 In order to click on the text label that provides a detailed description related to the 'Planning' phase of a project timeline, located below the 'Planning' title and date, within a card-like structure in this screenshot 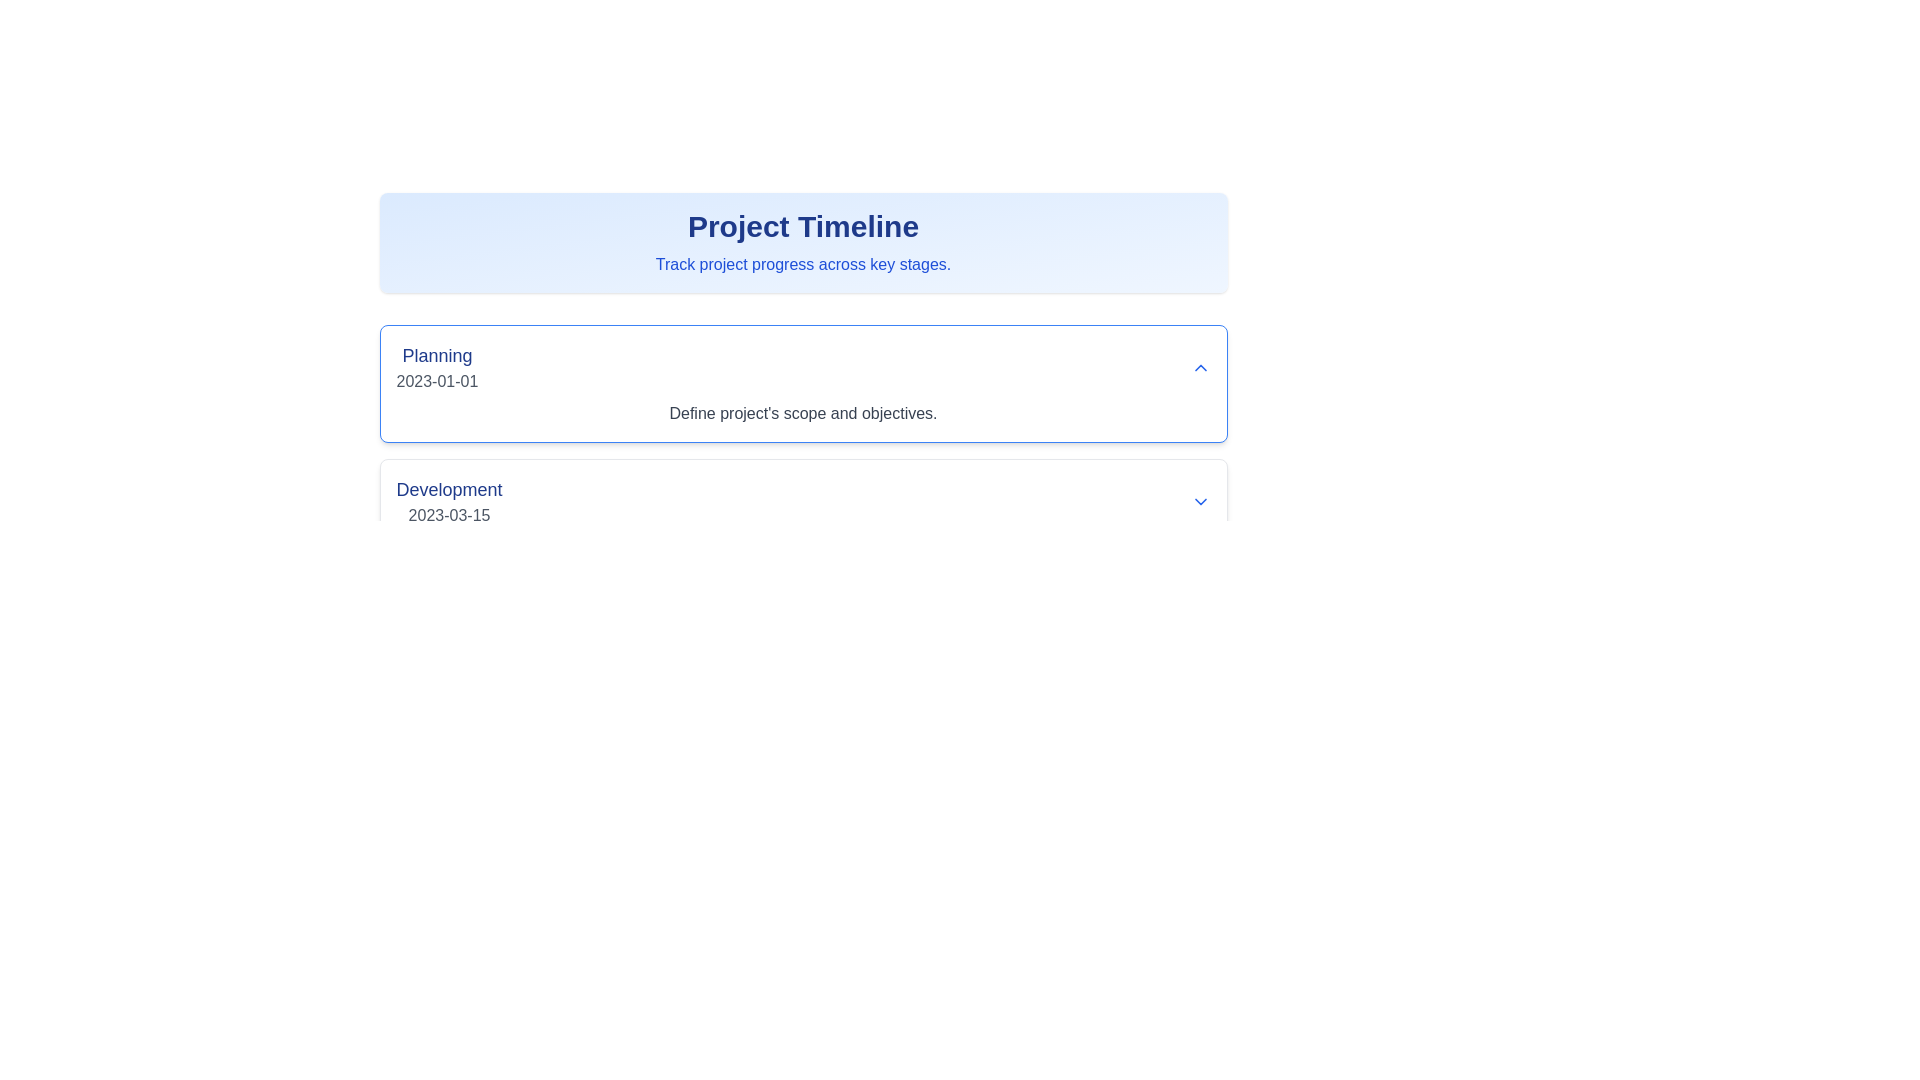, I will do `click(803, 412)`.